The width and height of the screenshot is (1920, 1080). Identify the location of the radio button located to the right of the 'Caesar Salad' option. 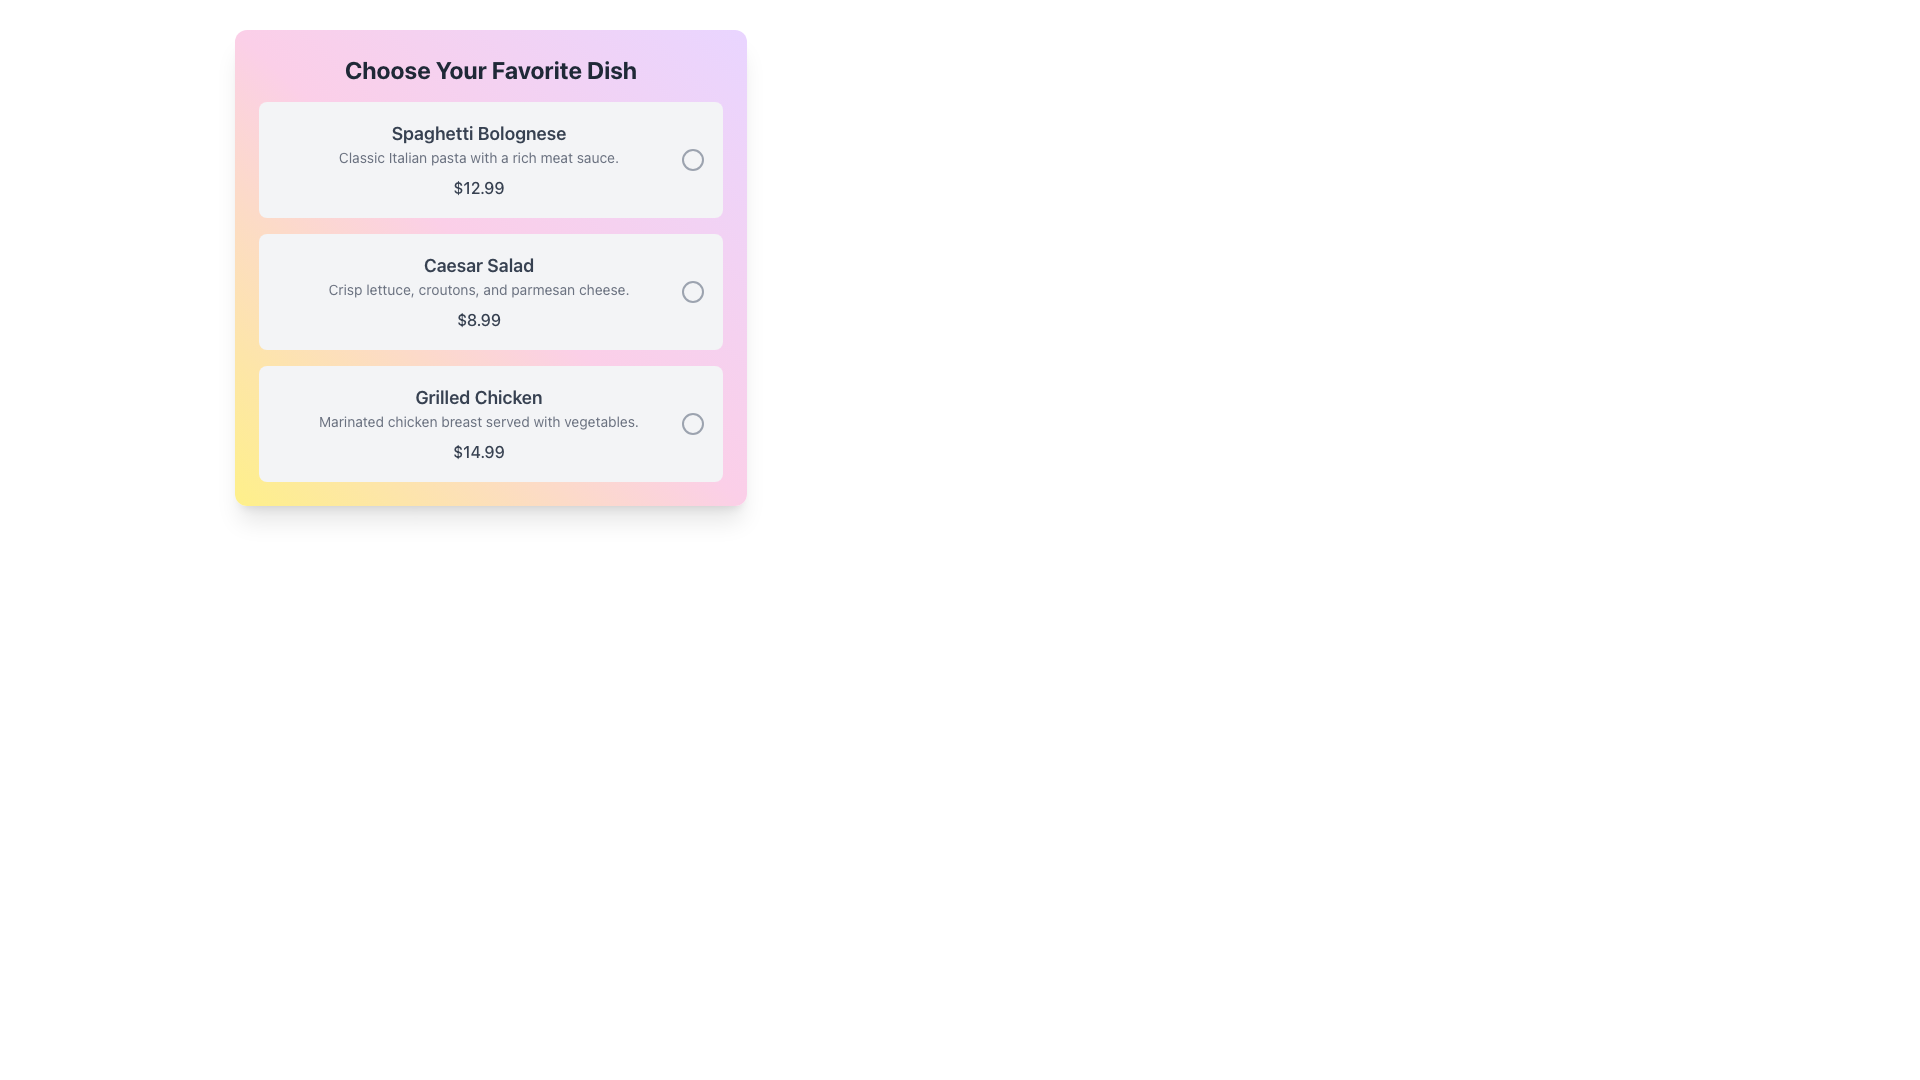
(692, 292).